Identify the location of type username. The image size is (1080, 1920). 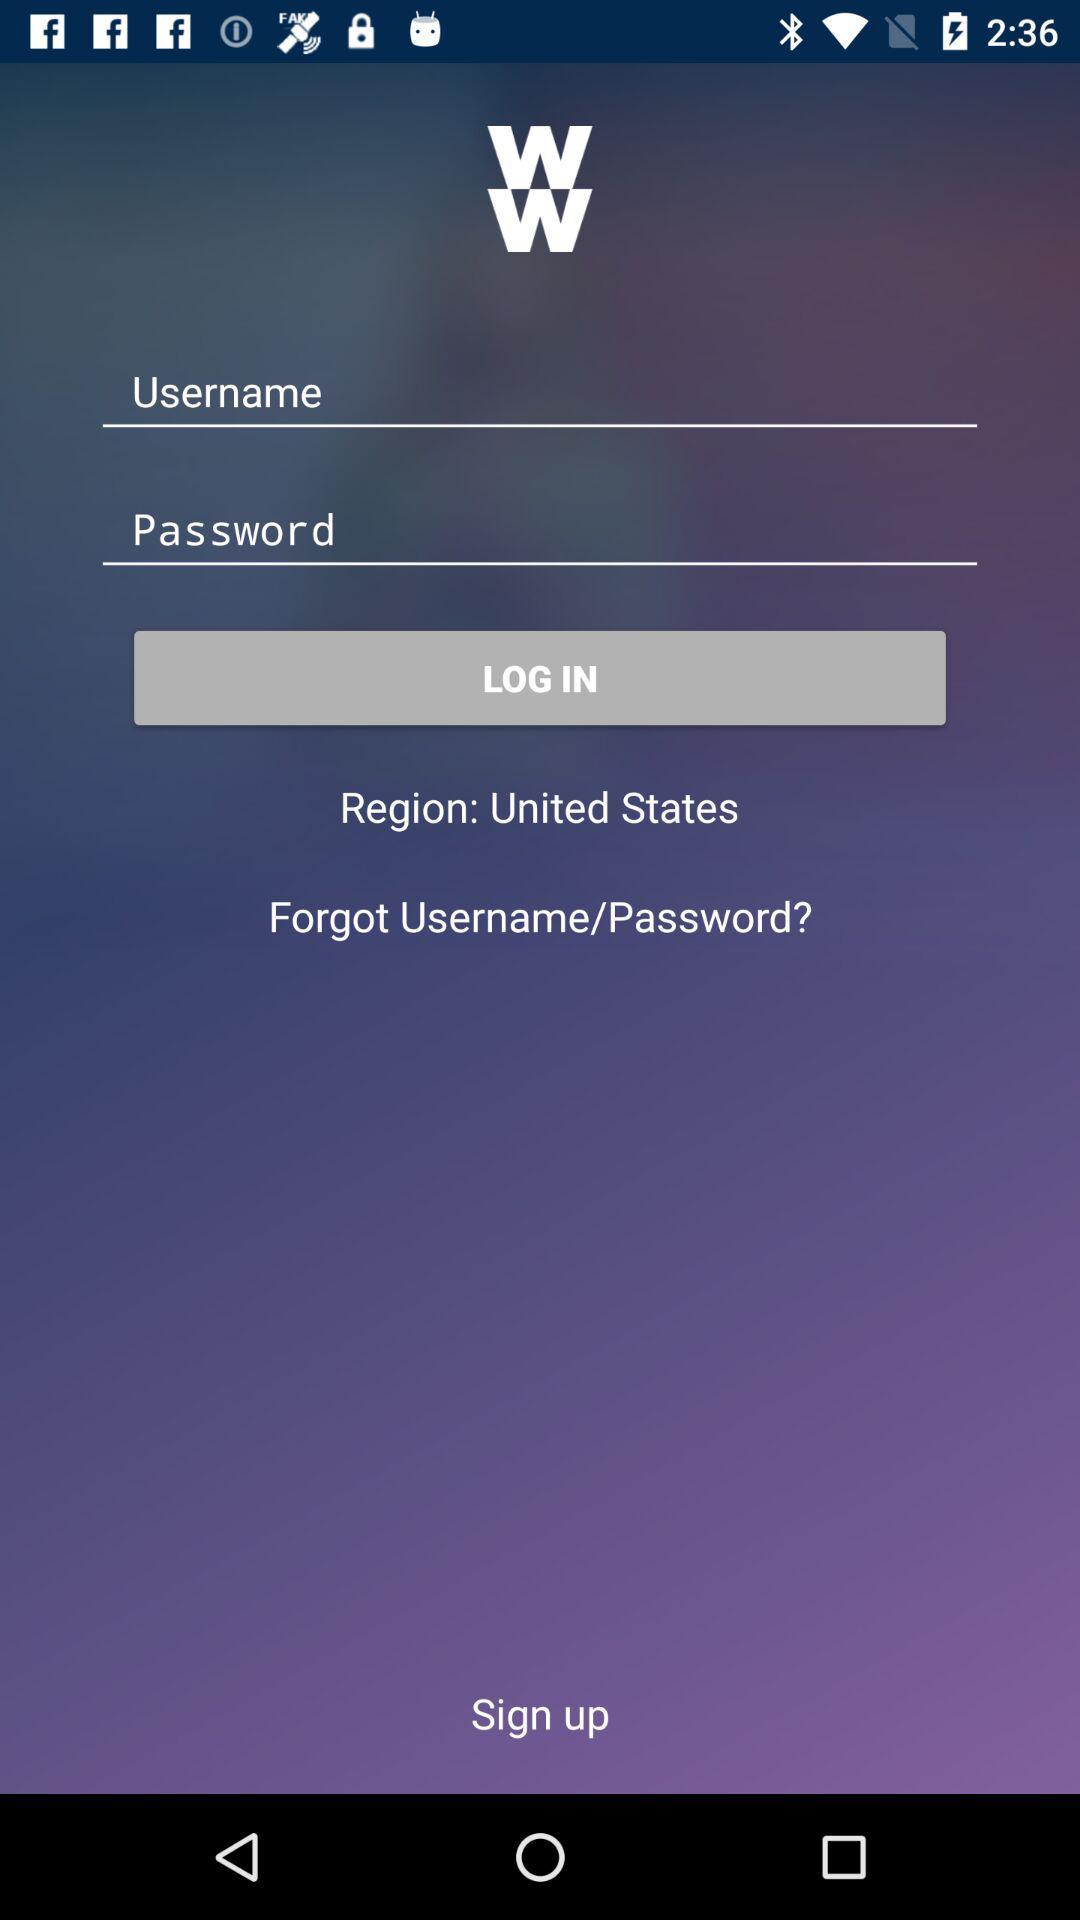
(540, 393).